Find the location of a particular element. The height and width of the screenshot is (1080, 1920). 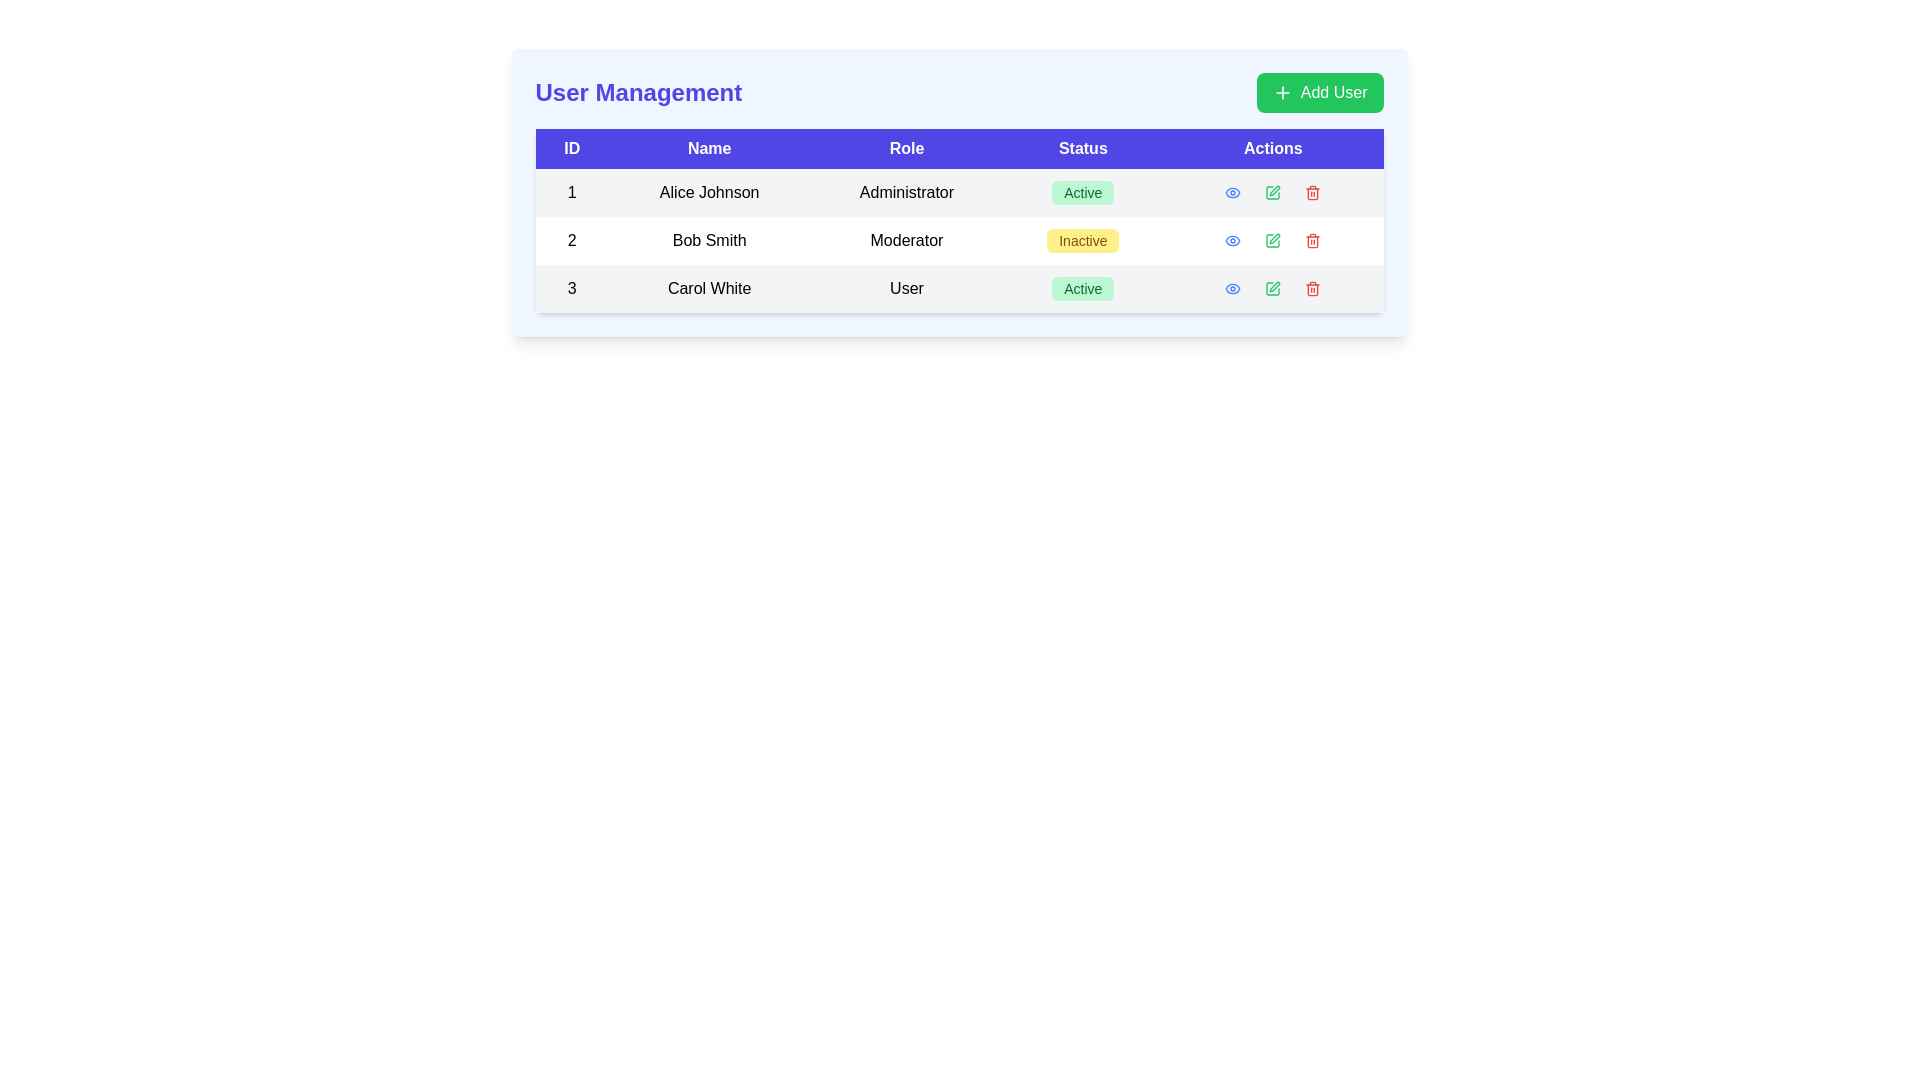

the green edit icon button located in the actions column of the third row for the user named 'Carol White' is located at coordinates (1272, 289).